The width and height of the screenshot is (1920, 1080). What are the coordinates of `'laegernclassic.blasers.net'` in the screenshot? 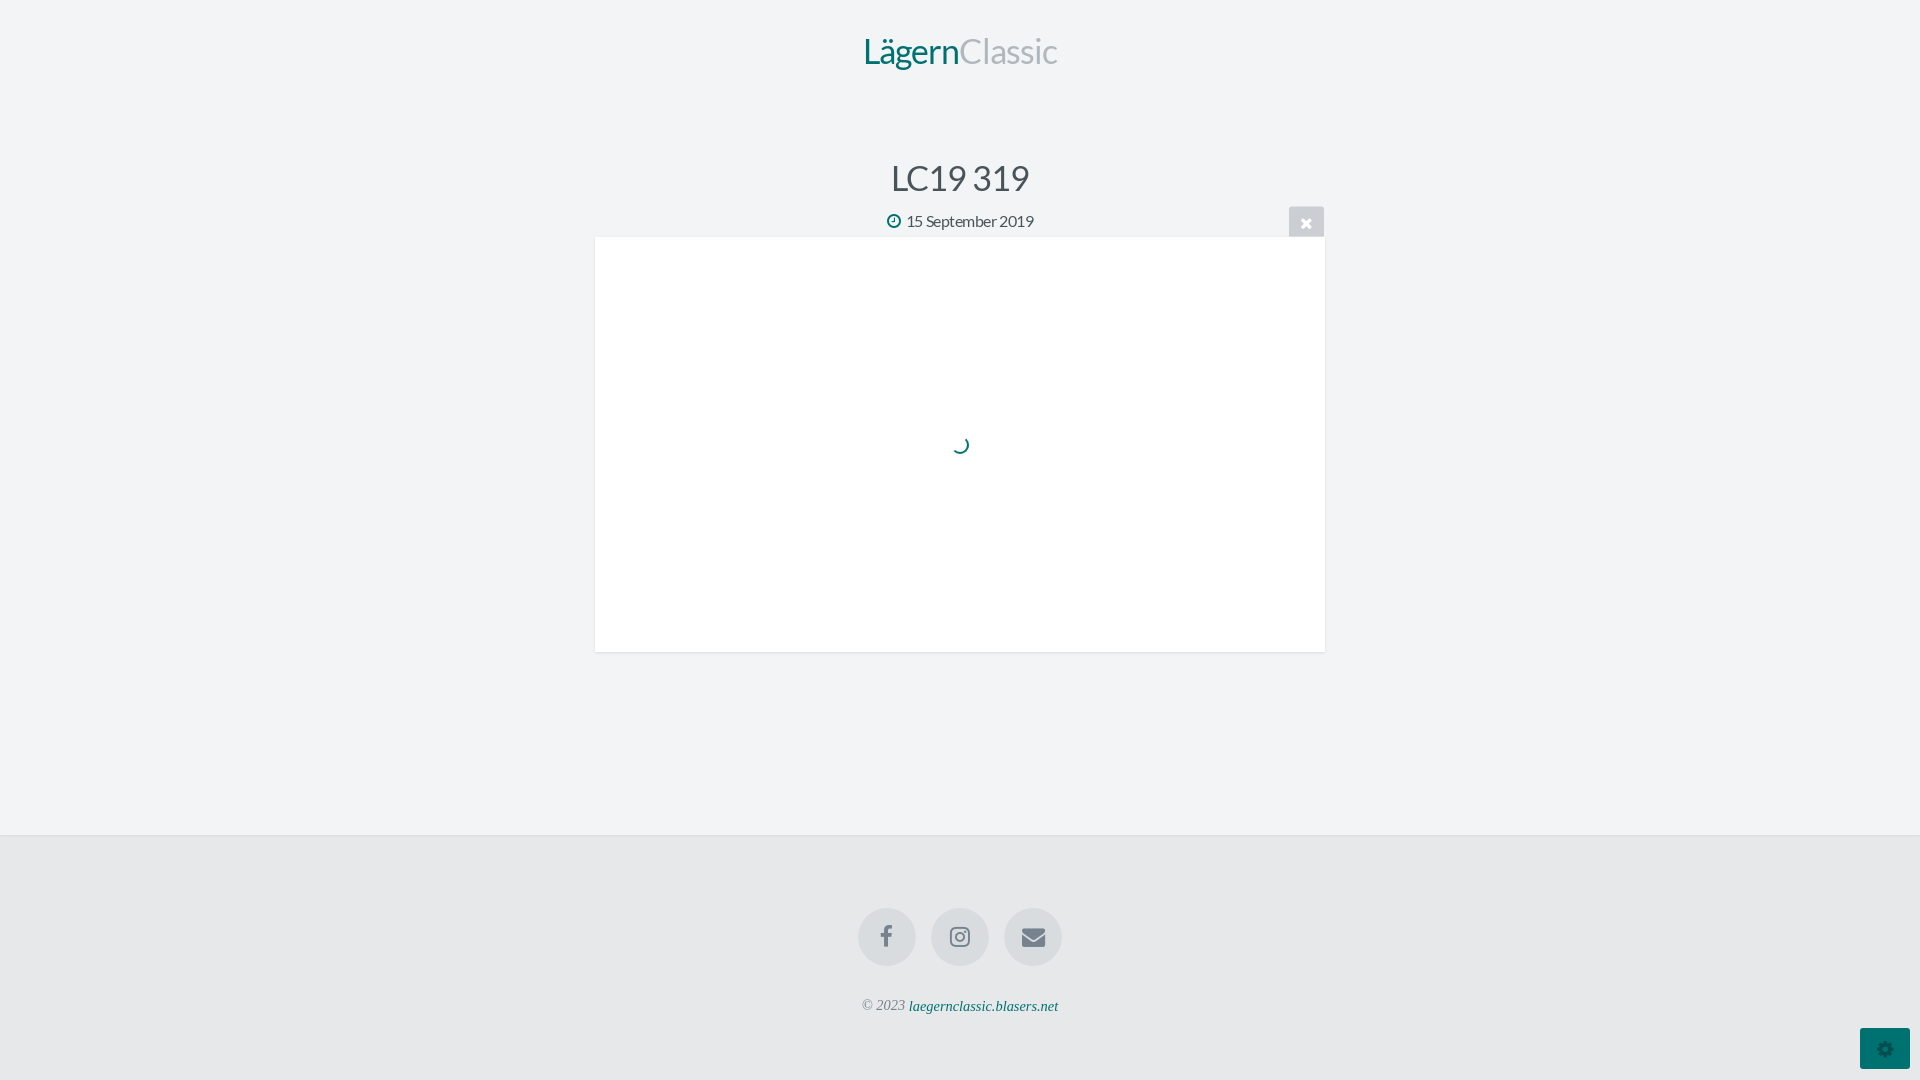 It's located at (983, 1005).